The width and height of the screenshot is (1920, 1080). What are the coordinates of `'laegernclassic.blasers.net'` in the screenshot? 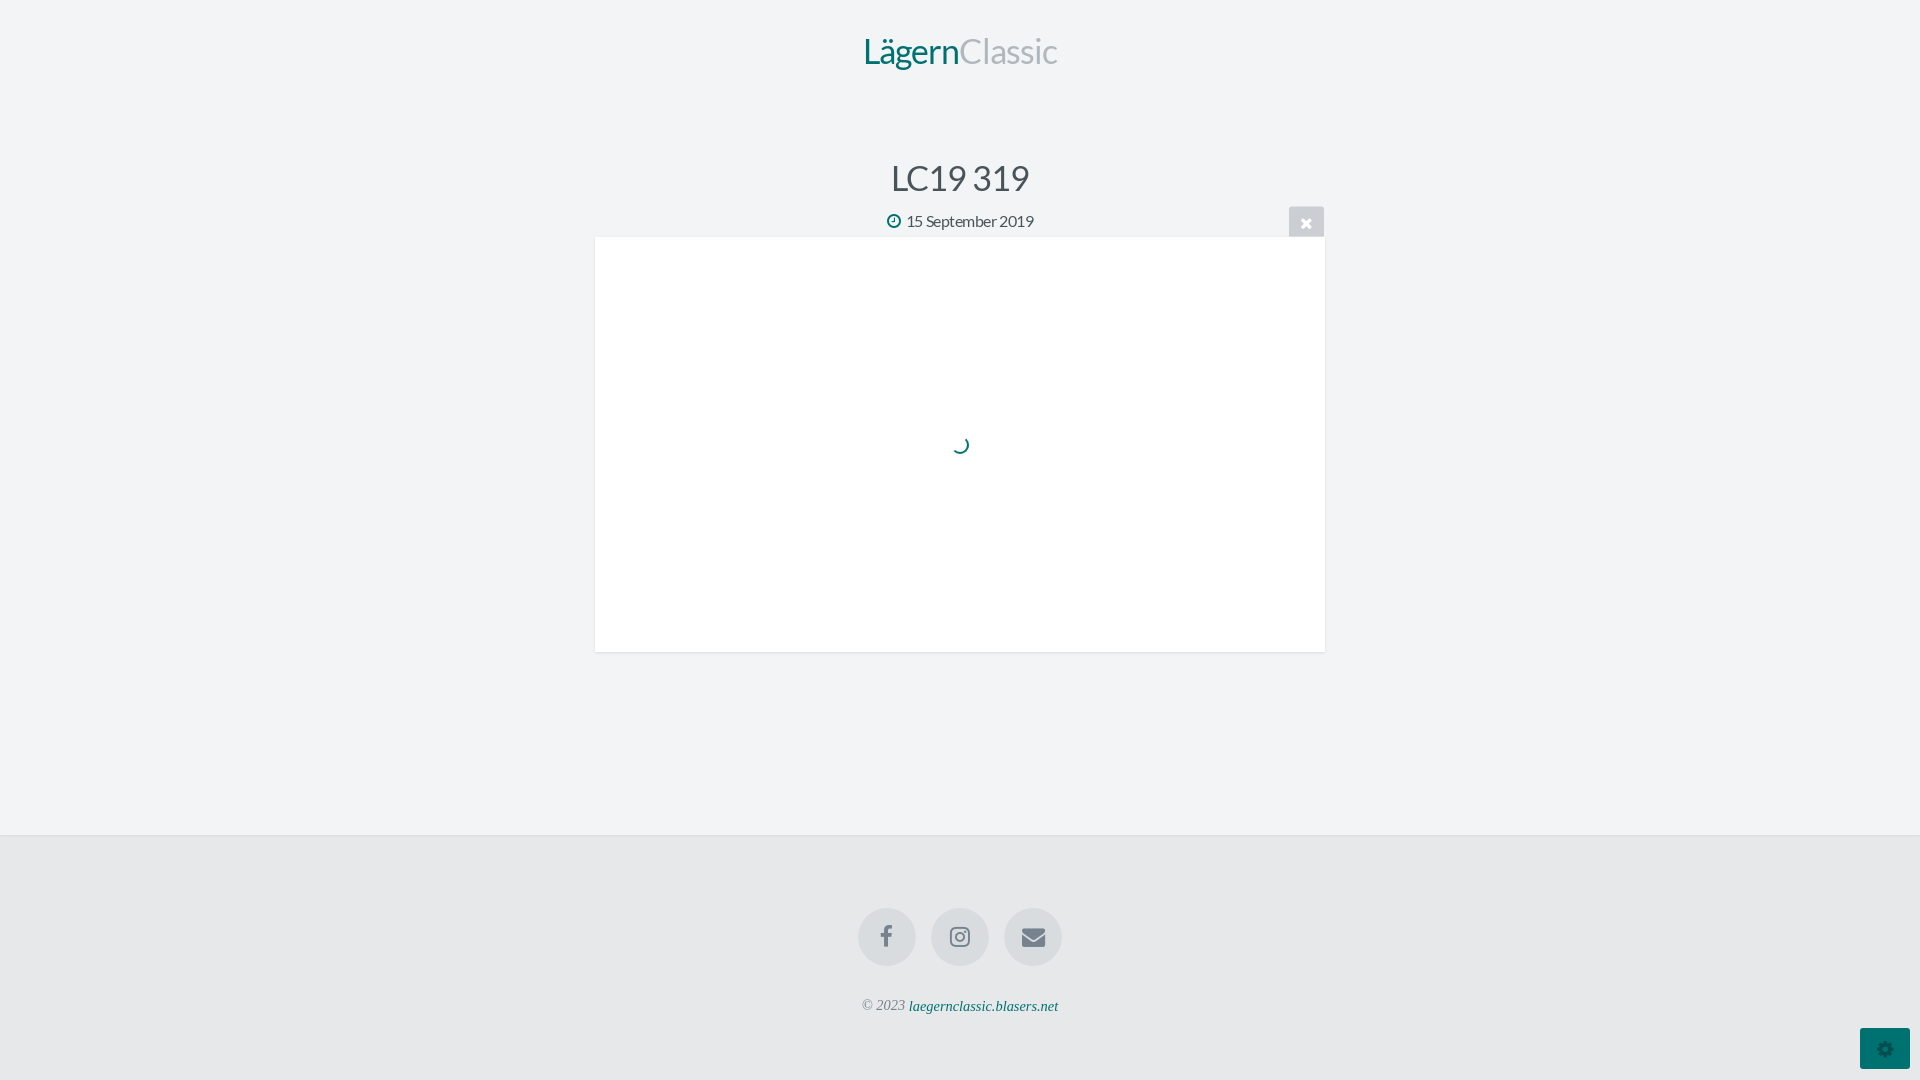 It's located at (983, 1005).